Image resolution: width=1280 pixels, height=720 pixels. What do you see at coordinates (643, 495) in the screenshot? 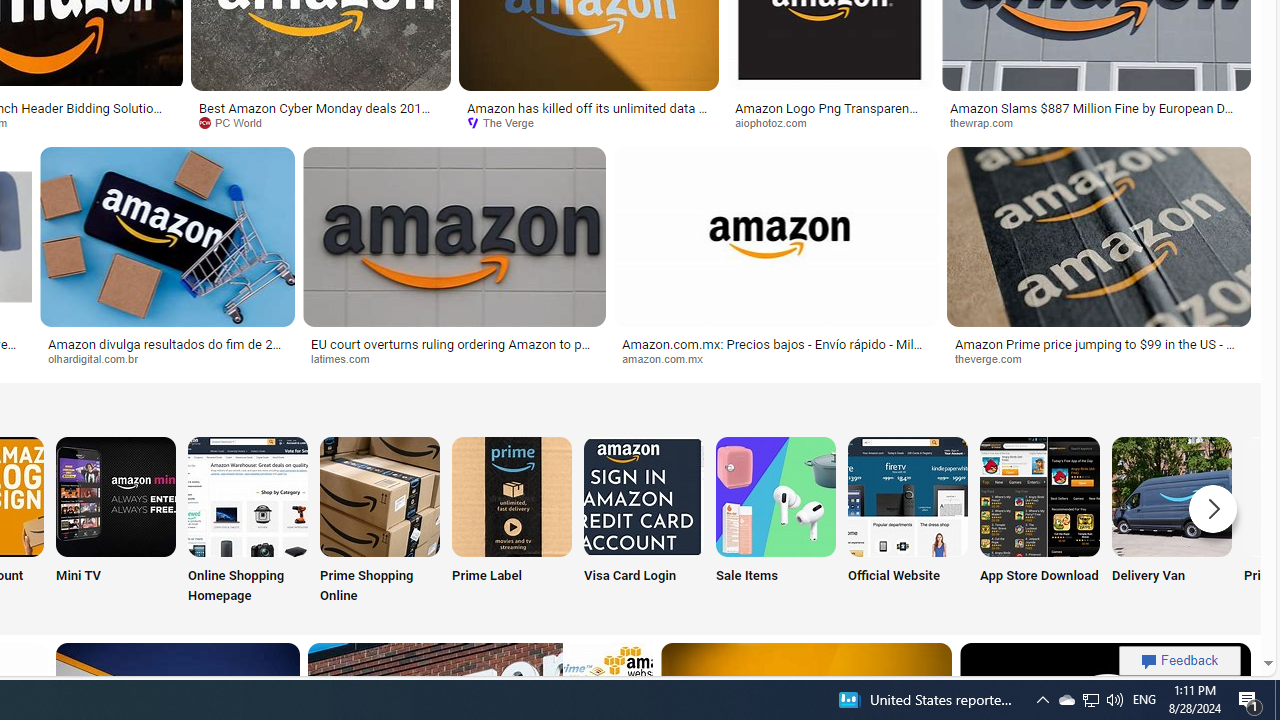
I see `'Amazon Visa Card Login'` at bounding box center [643, 495].